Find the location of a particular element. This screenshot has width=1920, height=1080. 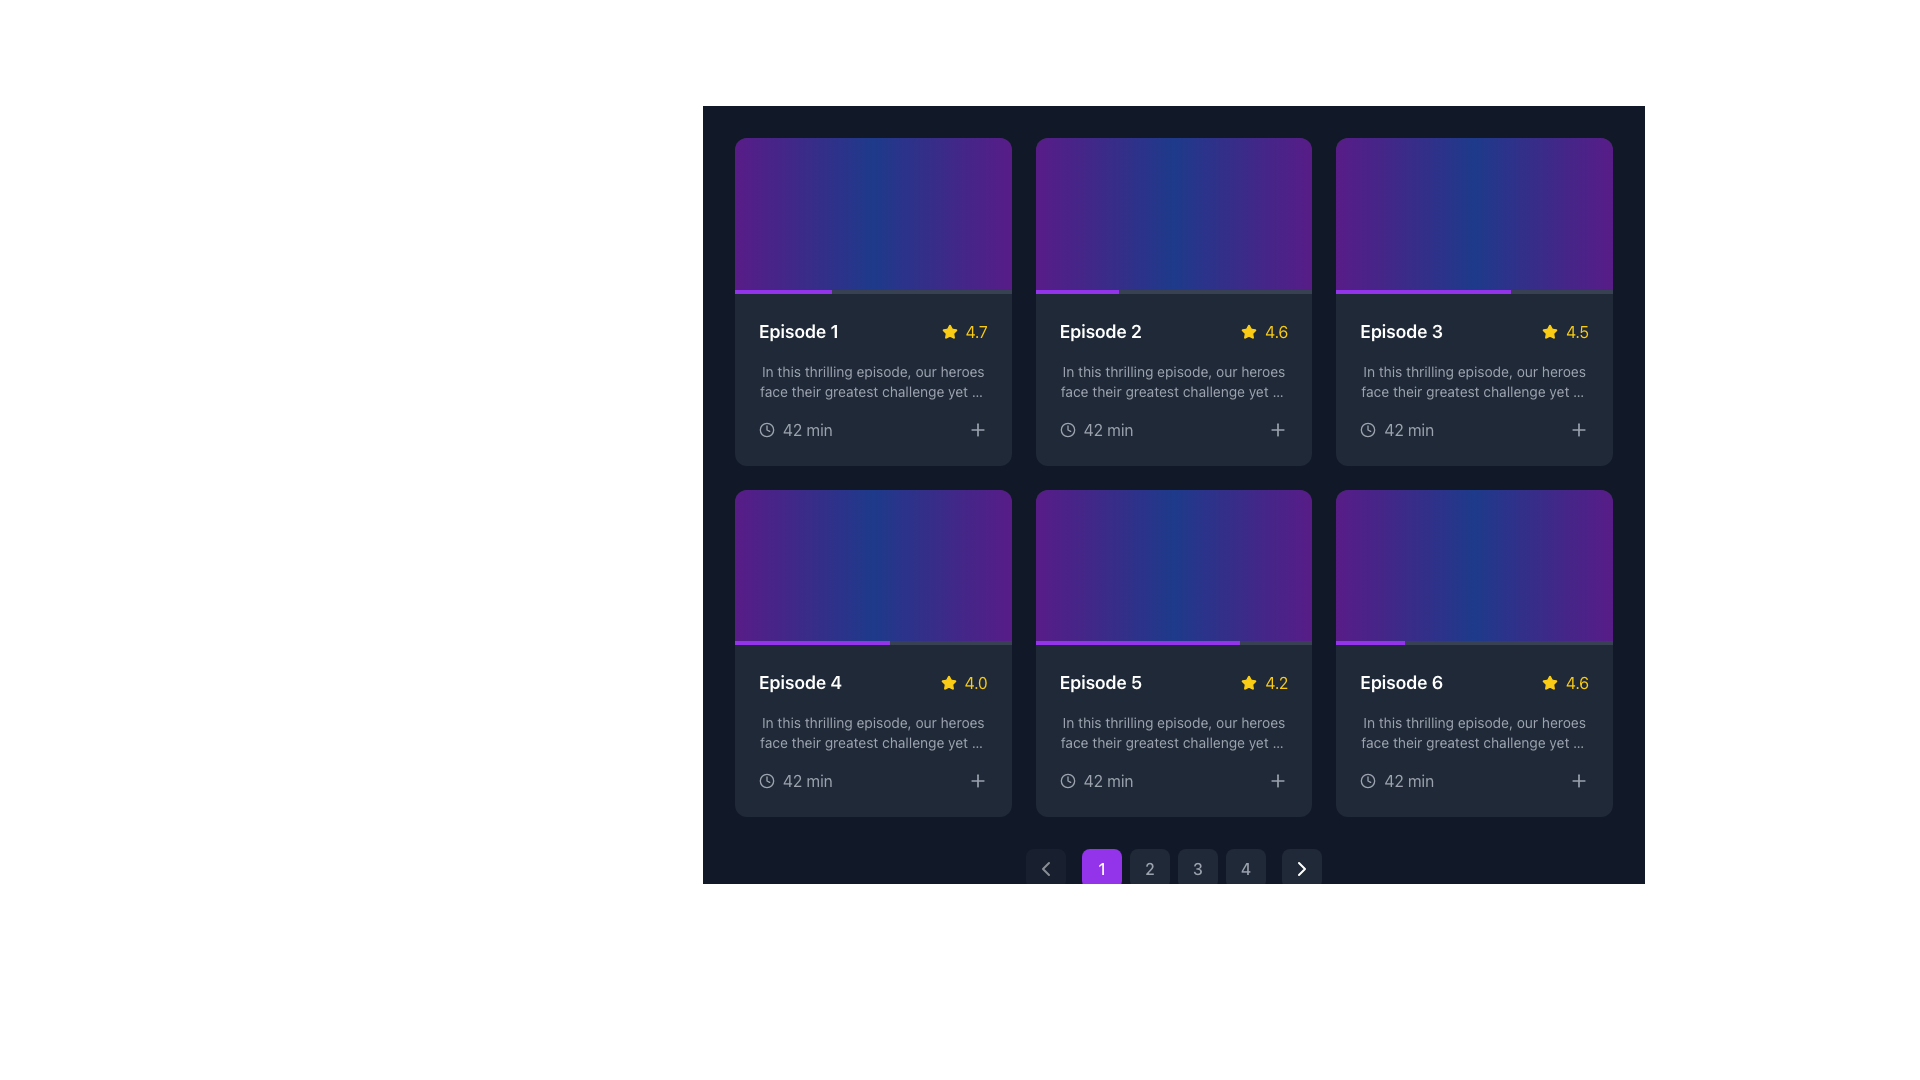

the progress bar located at the bottom of the fifth card in the second row, which consists of a gray background and a purple foreground indicating progress is located at coordinates (1174, 643).